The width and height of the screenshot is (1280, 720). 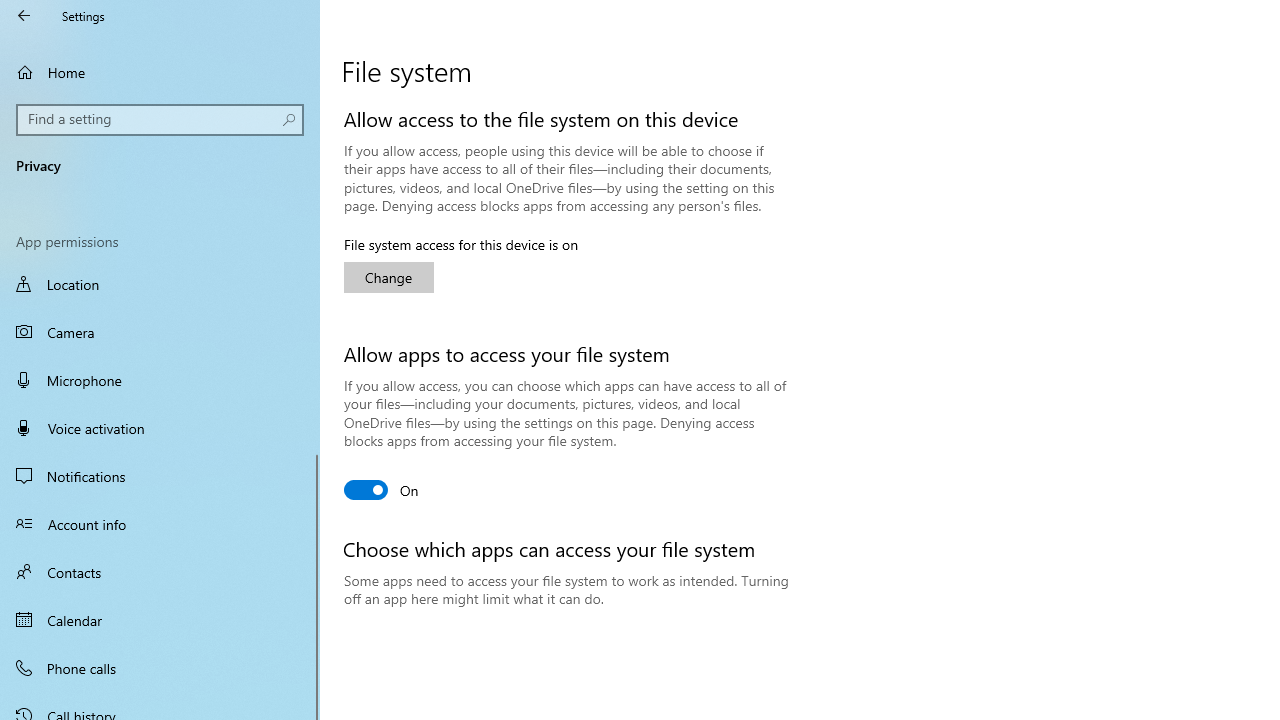 I want to click on 'Voice activation', so click(x=160, y=427).